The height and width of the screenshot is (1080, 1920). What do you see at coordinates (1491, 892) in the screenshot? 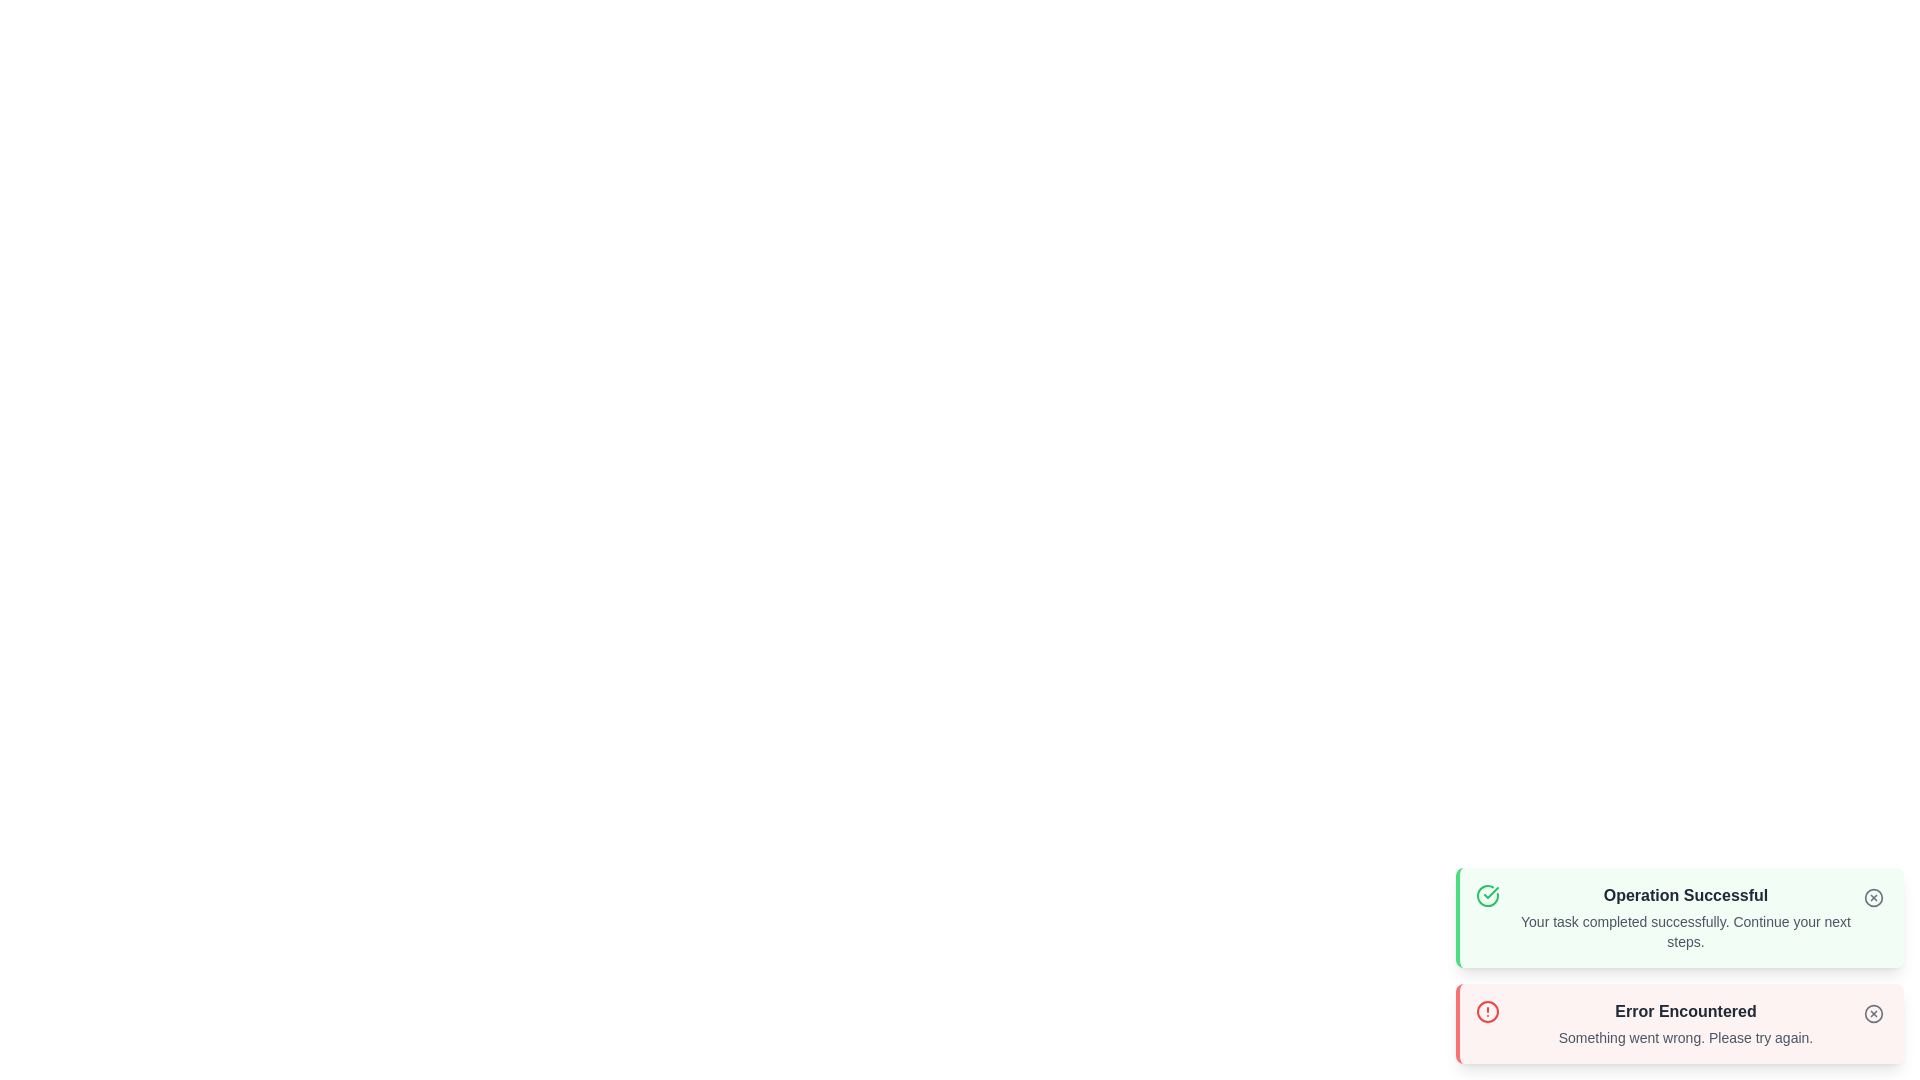
I see `the green checkmark icon located within a circular border, which signifies positive confirmation, situated to the left of the 'Operation Successful' message box` at bounding box center [1491, 892].